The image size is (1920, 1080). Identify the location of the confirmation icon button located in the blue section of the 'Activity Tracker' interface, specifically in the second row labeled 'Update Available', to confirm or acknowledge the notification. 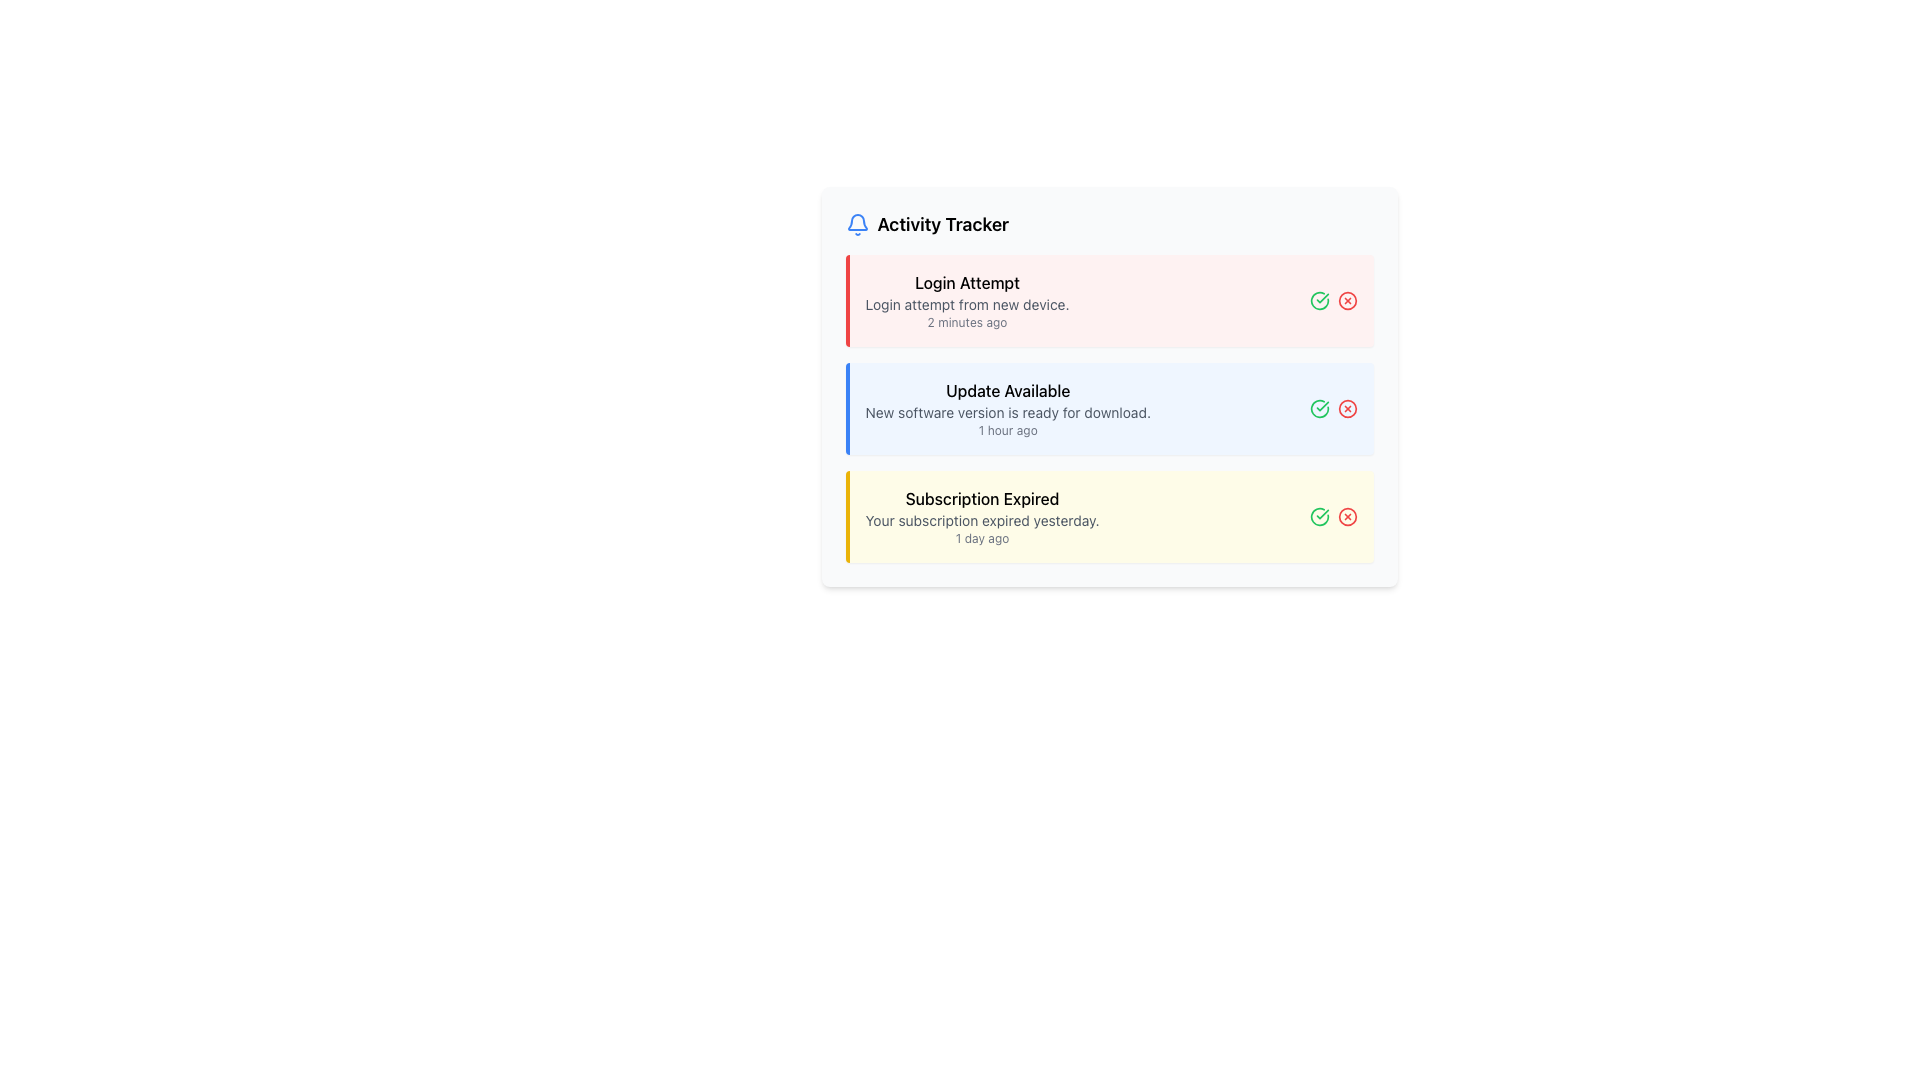
(1319, 407).